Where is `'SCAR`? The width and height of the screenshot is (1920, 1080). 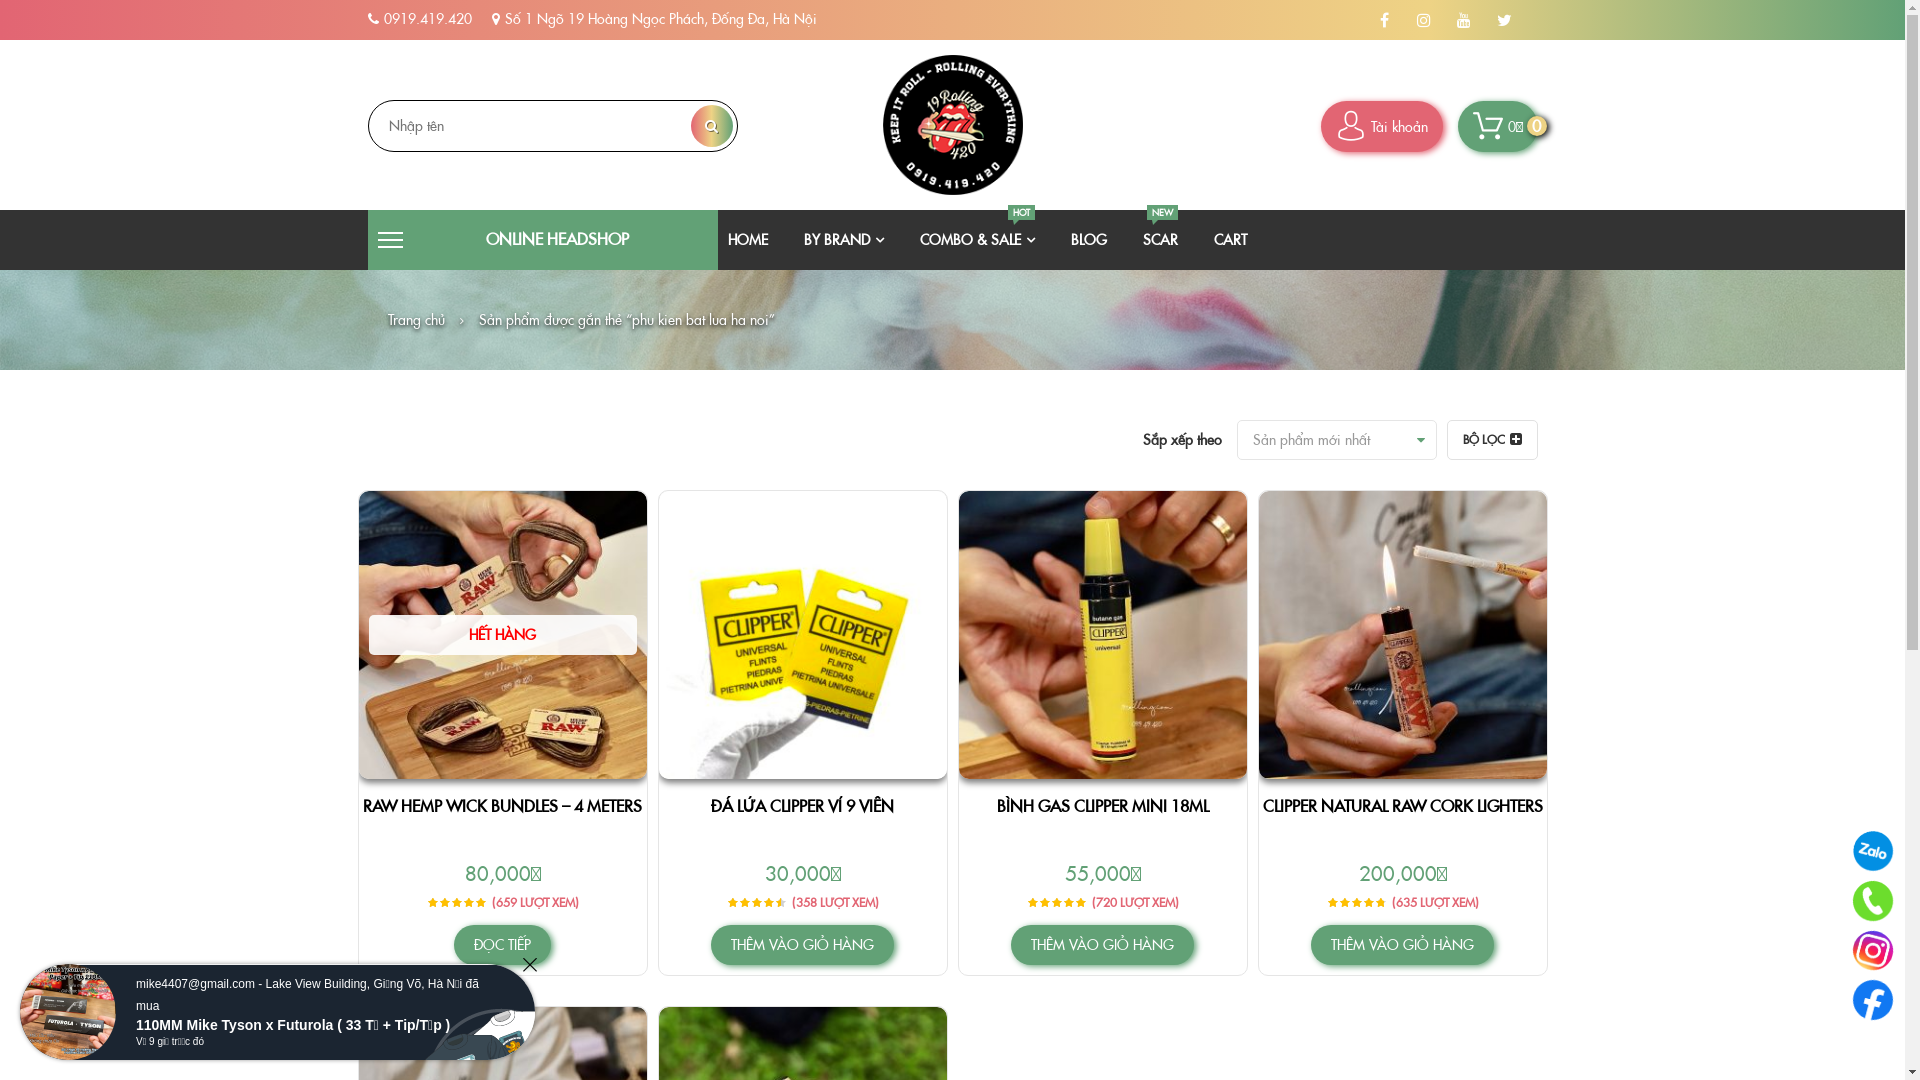
'SCAR is located at coordinates (1160, 238).